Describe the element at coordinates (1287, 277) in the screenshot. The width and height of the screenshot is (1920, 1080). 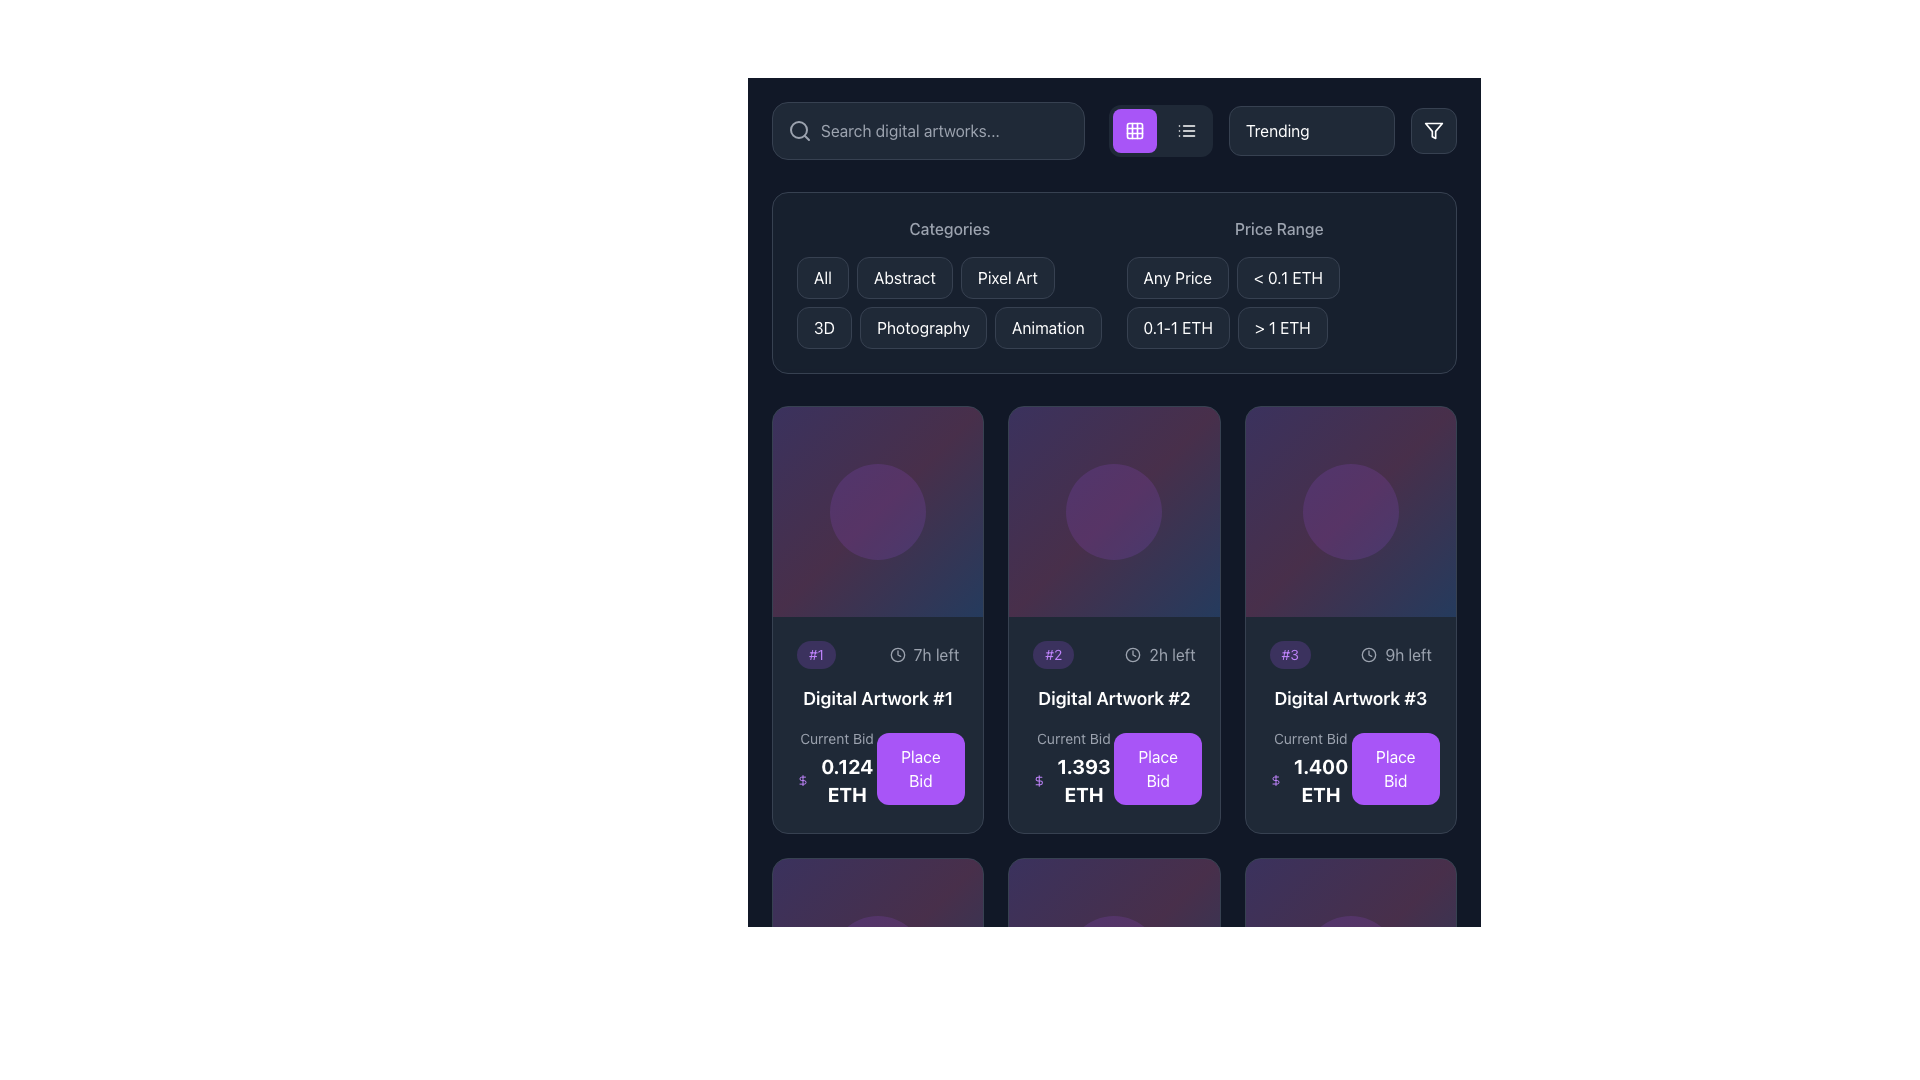
I see `the '< 0.1 ETH' button in the 'Price Range' section to apply the price filter` at that location.